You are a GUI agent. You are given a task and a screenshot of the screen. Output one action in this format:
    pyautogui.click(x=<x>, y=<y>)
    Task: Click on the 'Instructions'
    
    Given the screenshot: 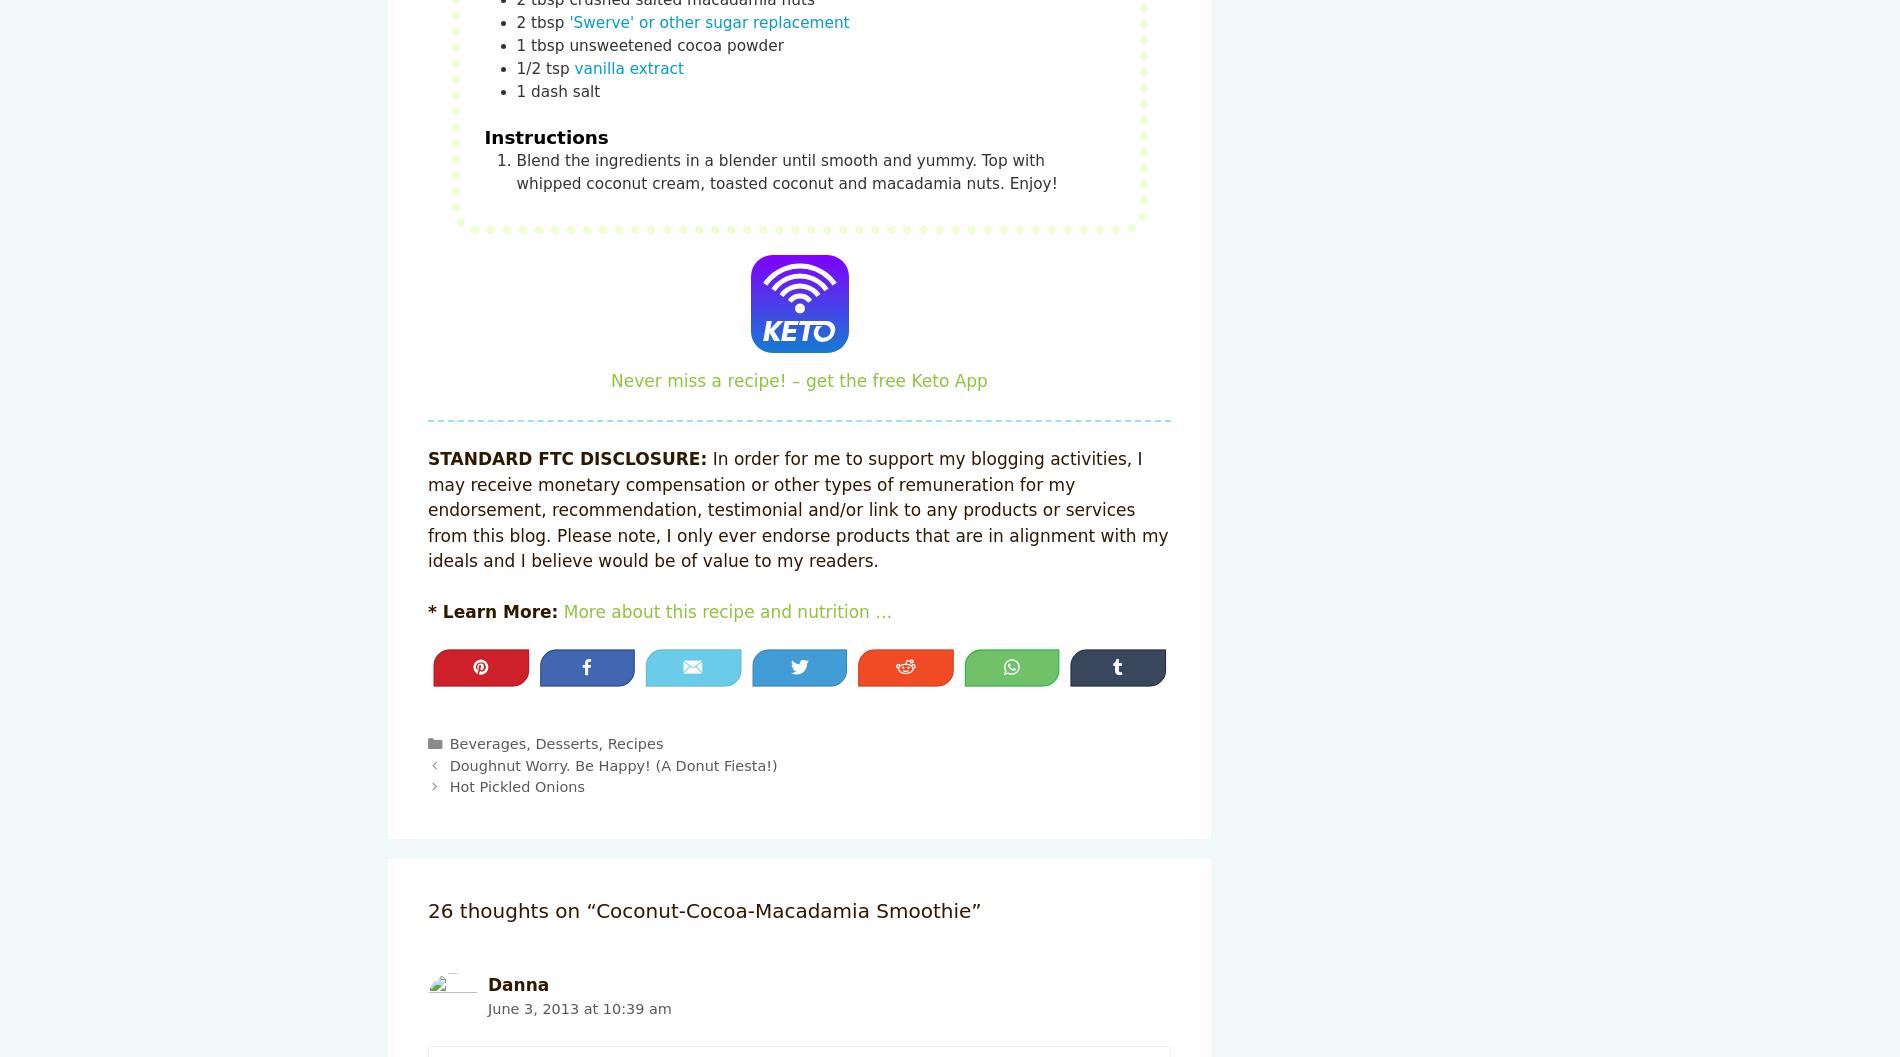 What is the action you would take?
    pyautogui.click(x=546, y=136)
    